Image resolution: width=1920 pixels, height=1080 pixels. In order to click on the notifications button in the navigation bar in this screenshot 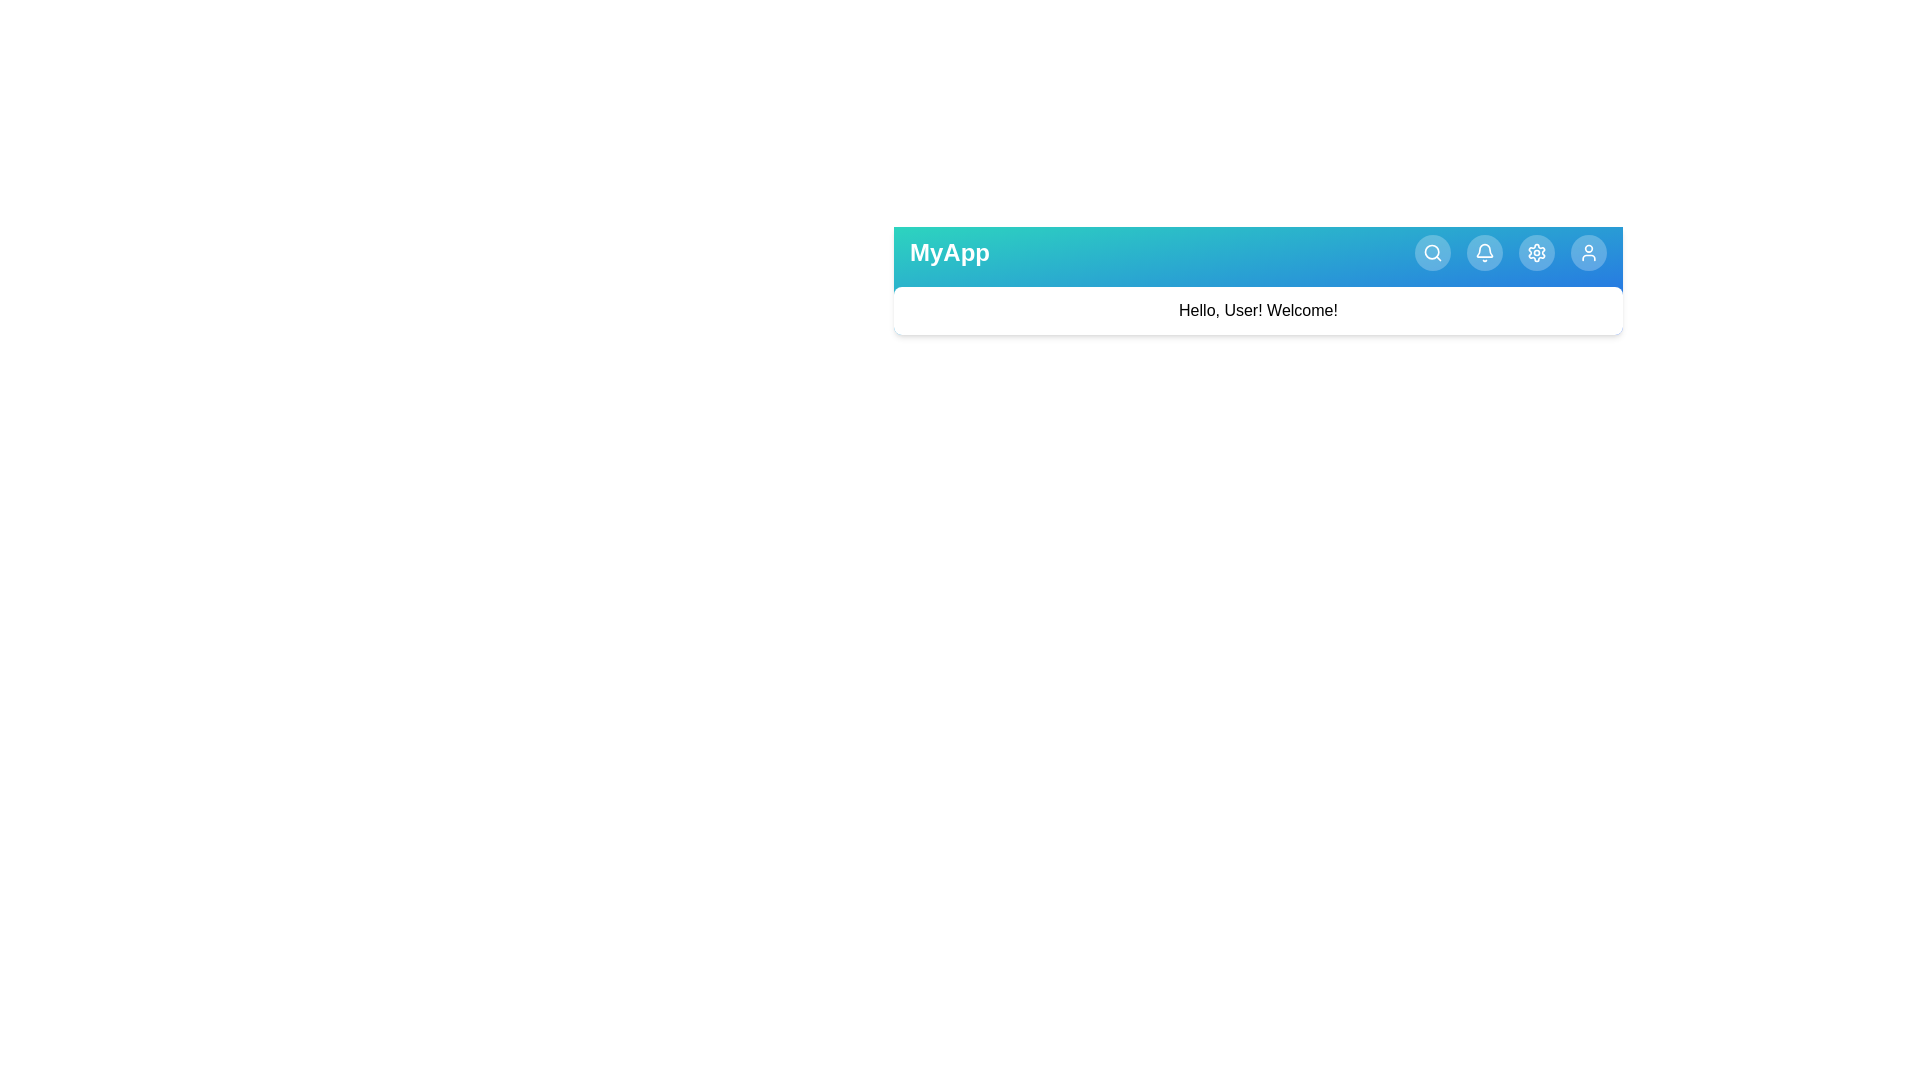, I will do `click(1484, 252)`.